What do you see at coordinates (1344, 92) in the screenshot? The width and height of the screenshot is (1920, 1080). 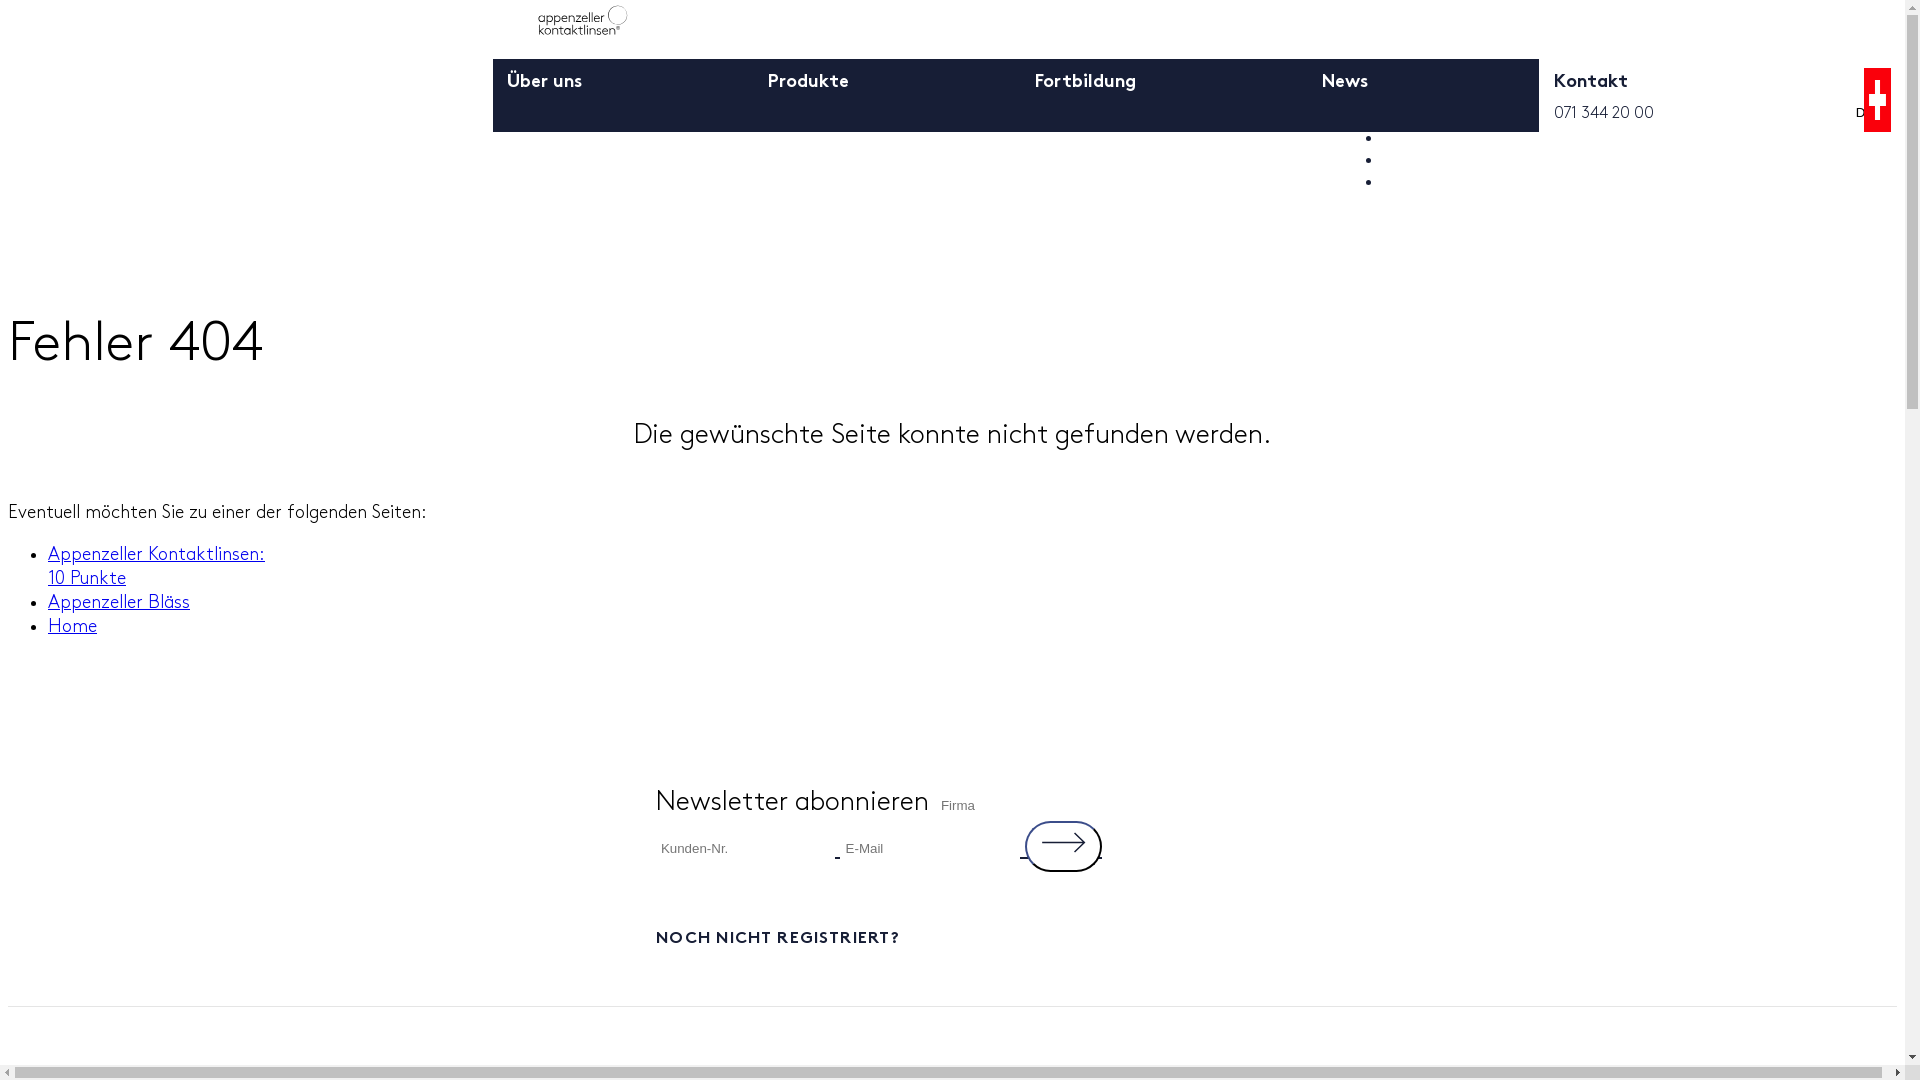 I see `'News'` at bounding box center [1344, 92].